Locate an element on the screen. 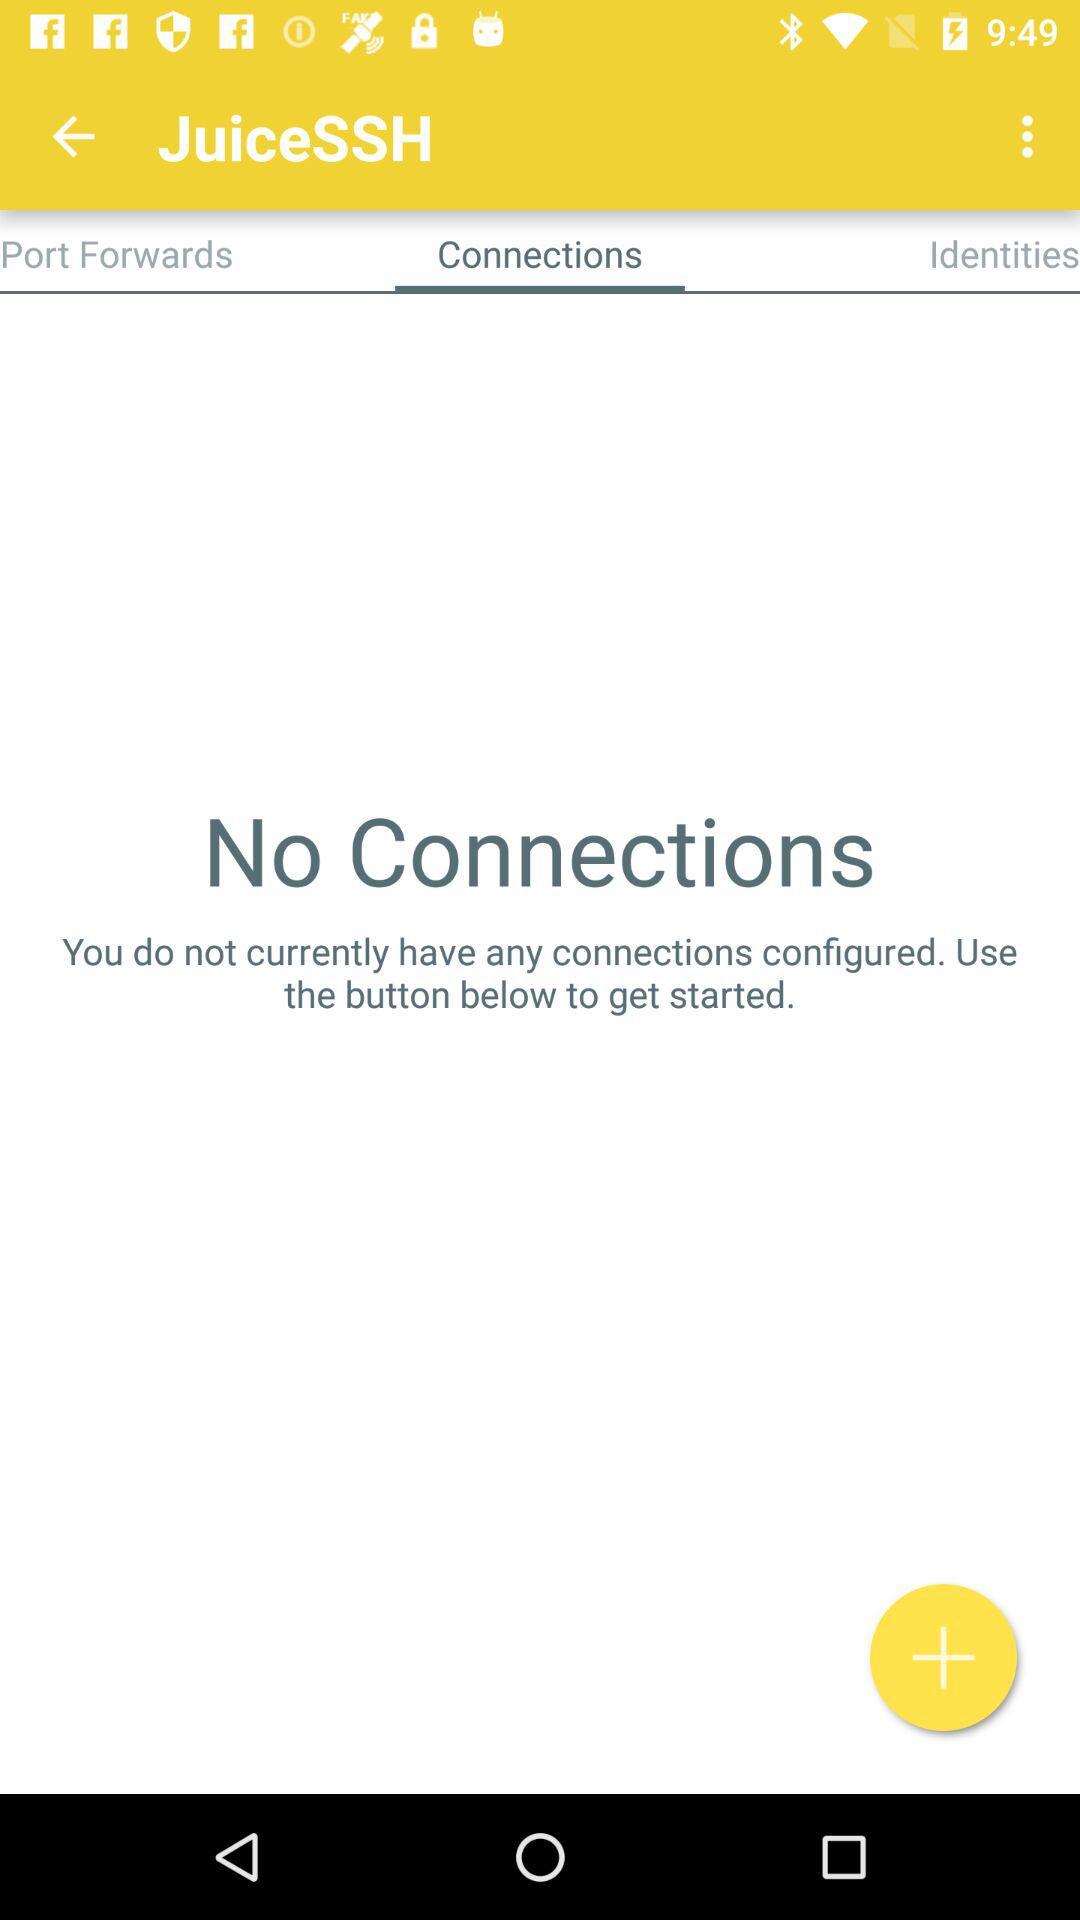 This screenshot has height=1920, width=1080. no connections is located at coordinates (538, 849).